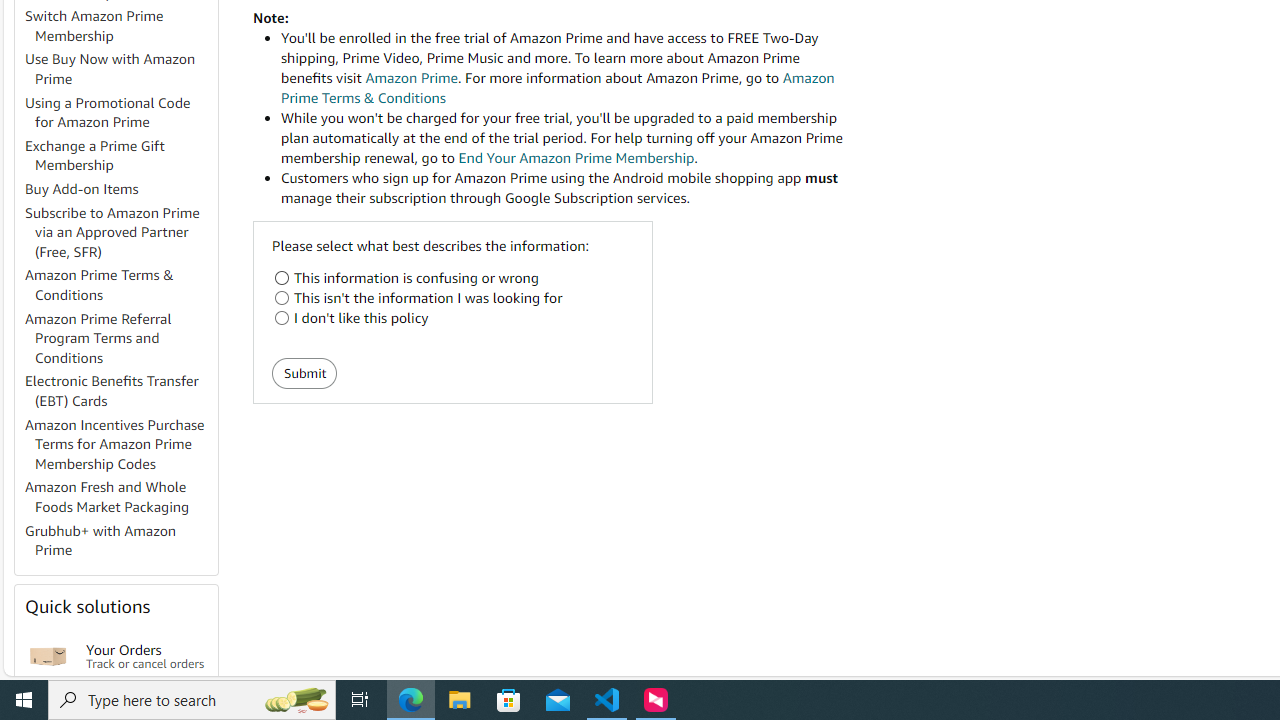  I want to click on 'Switch Amazon Prime Membership', so click(93, 25).